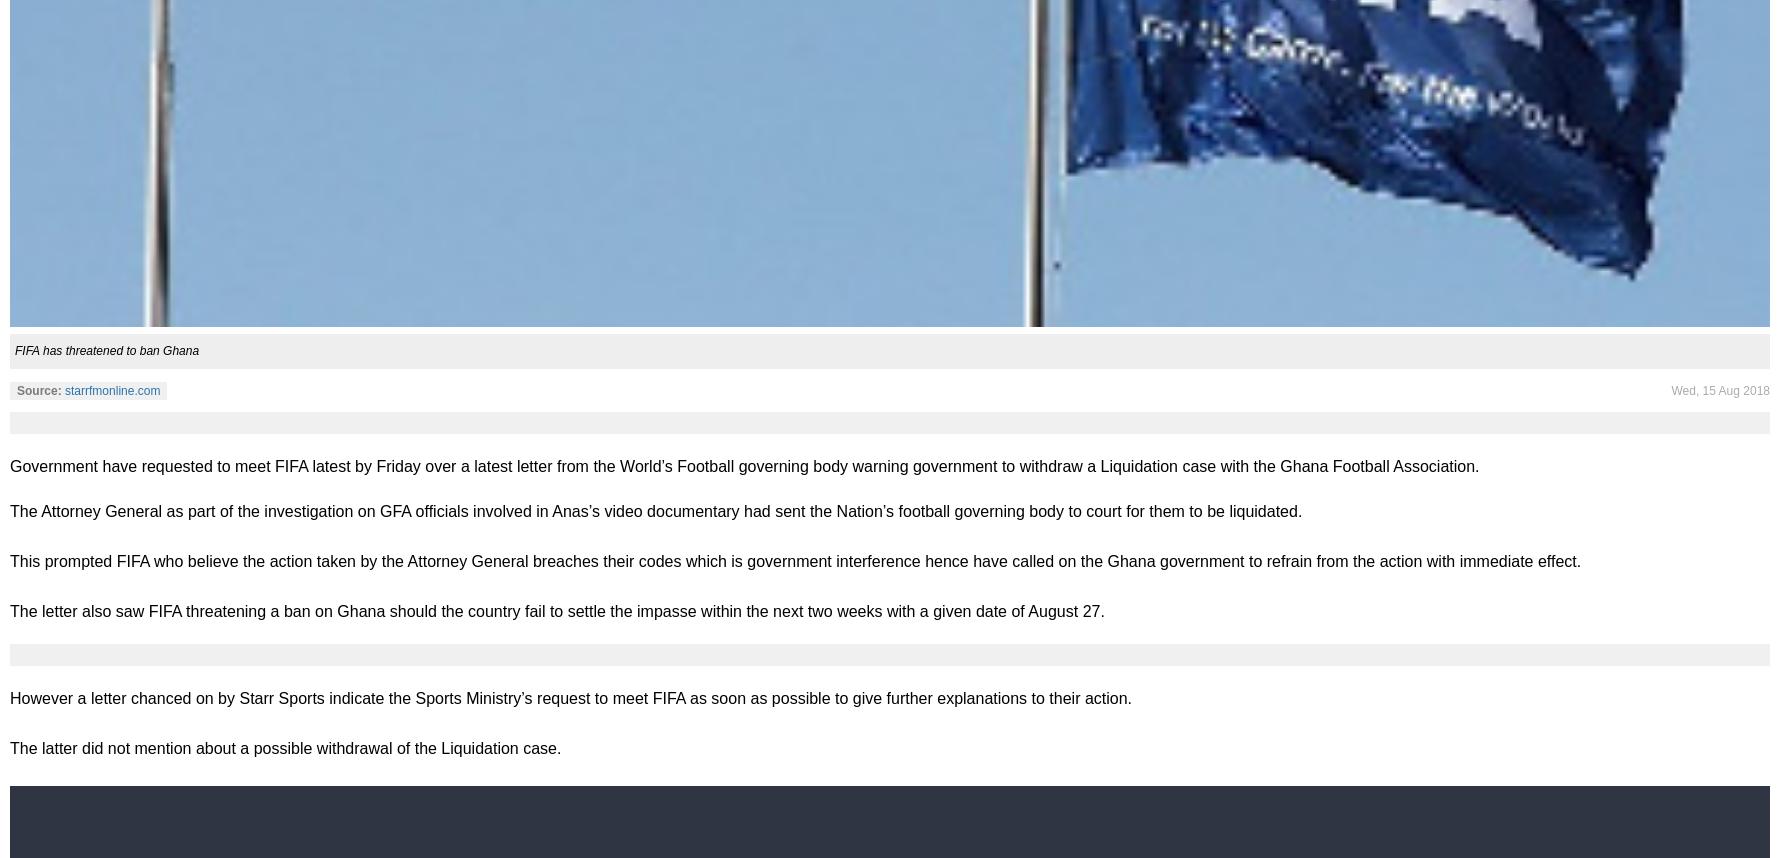 This screenshot has width=1780, height=858. I want to click on 'Source:', so click(17, 388).